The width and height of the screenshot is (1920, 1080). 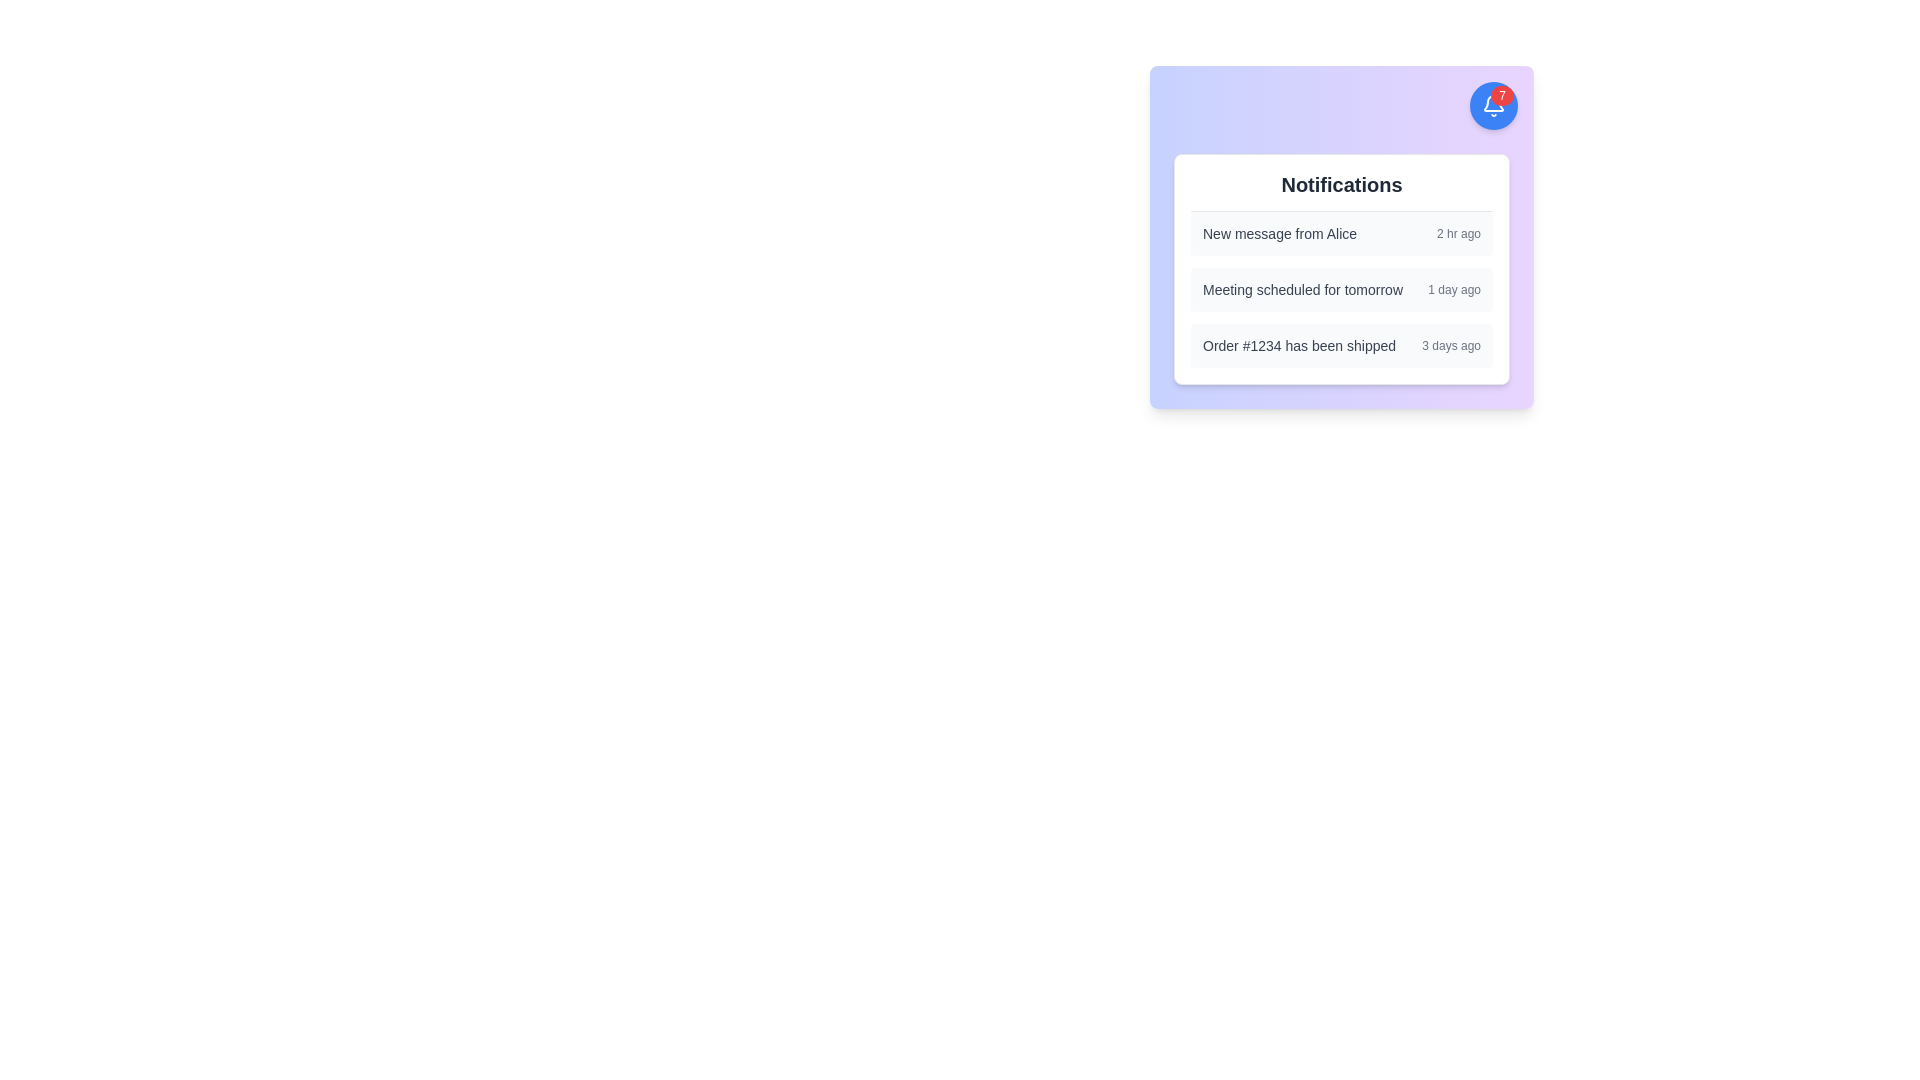 What do you see at coordinates (1459, 233) in the screenshot?
I see `the text label displaying '2 hr ago', which is a dim gray timestamp located to the right of 'New message from Alice' in the notification pane` at bounding box center [1459, 233].